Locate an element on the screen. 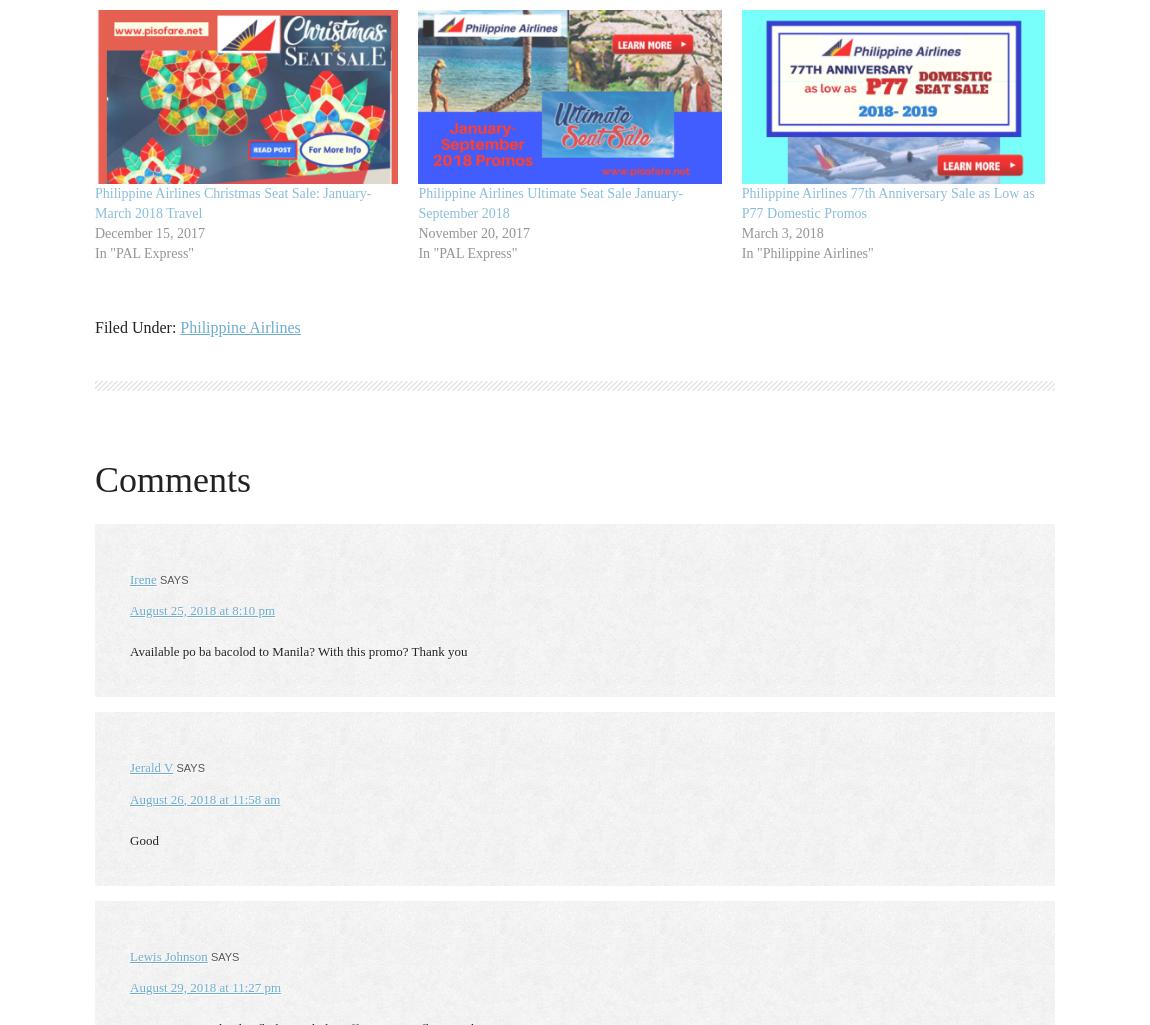  'August 26, 2018 at 11:58 am' is located at coordinates (204, 797).